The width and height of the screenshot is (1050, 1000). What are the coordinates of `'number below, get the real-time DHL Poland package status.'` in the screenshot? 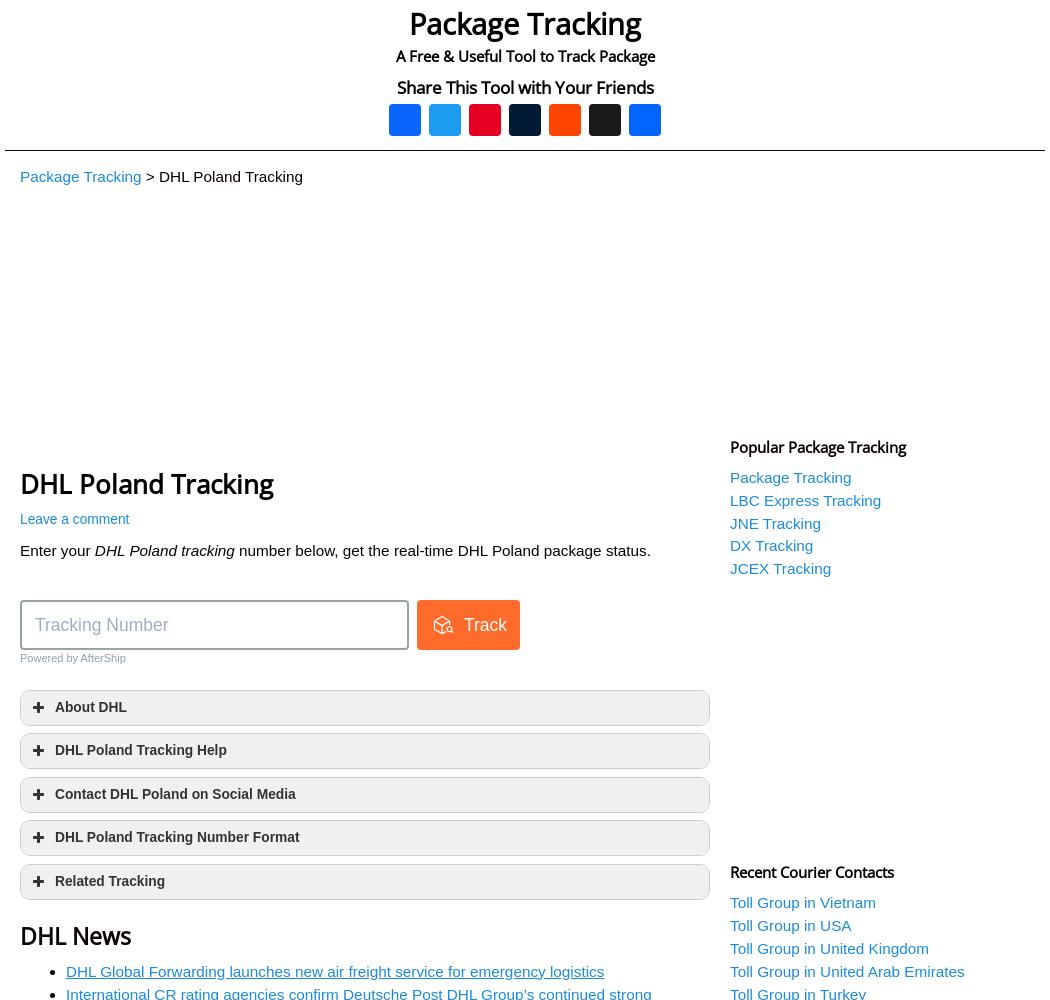 It's located at (441, 550).